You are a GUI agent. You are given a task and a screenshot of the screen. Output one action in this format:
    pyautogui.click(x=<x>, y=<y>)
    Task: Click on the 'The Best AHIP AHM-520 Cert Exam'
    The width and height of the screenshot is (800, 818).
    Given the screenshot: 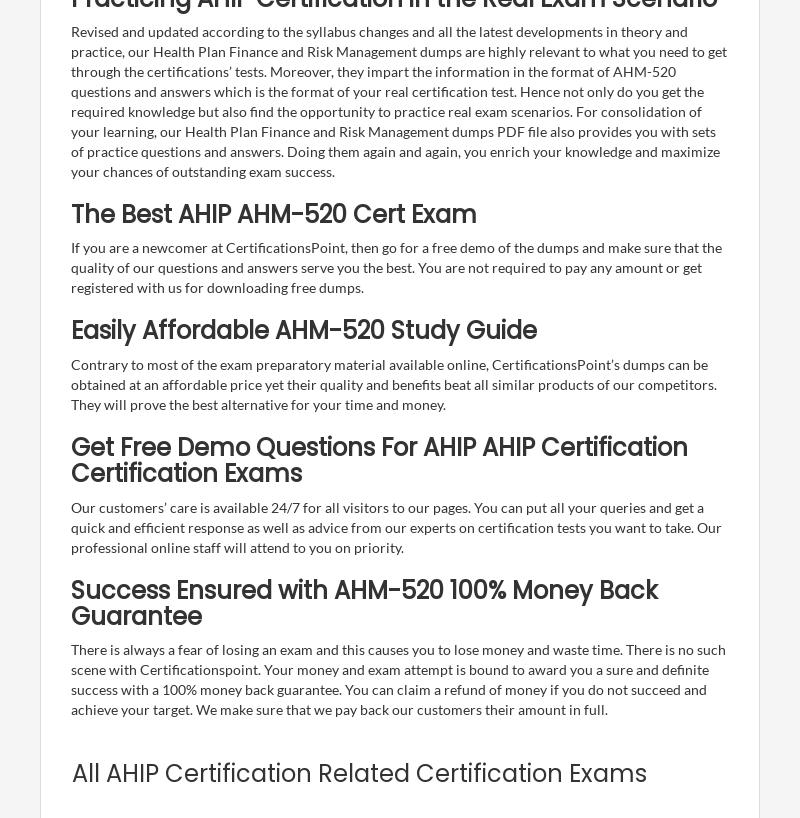 What is the action you would take?
    pyautogui.click(x=274, y=214)
    